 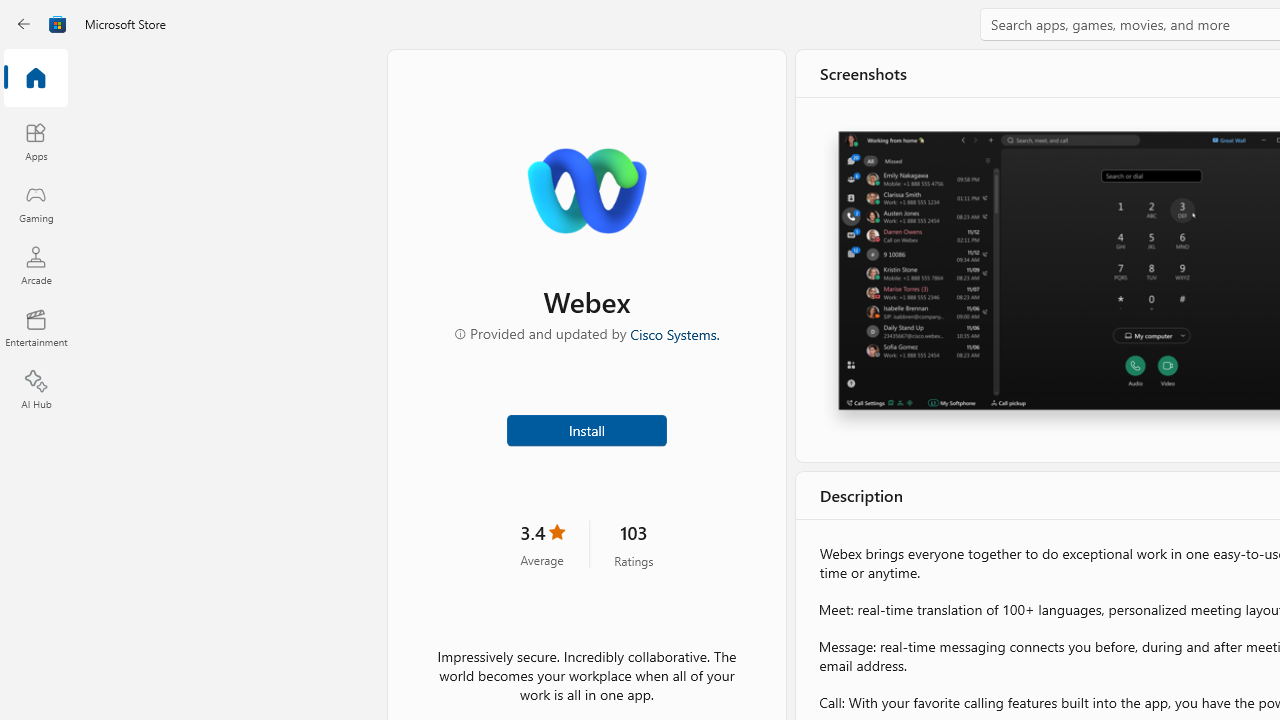 What do you see at coordinates (674, 332) in the screenshot?
I see `'Cisco Systems.'` at bounding box center [674, 332].